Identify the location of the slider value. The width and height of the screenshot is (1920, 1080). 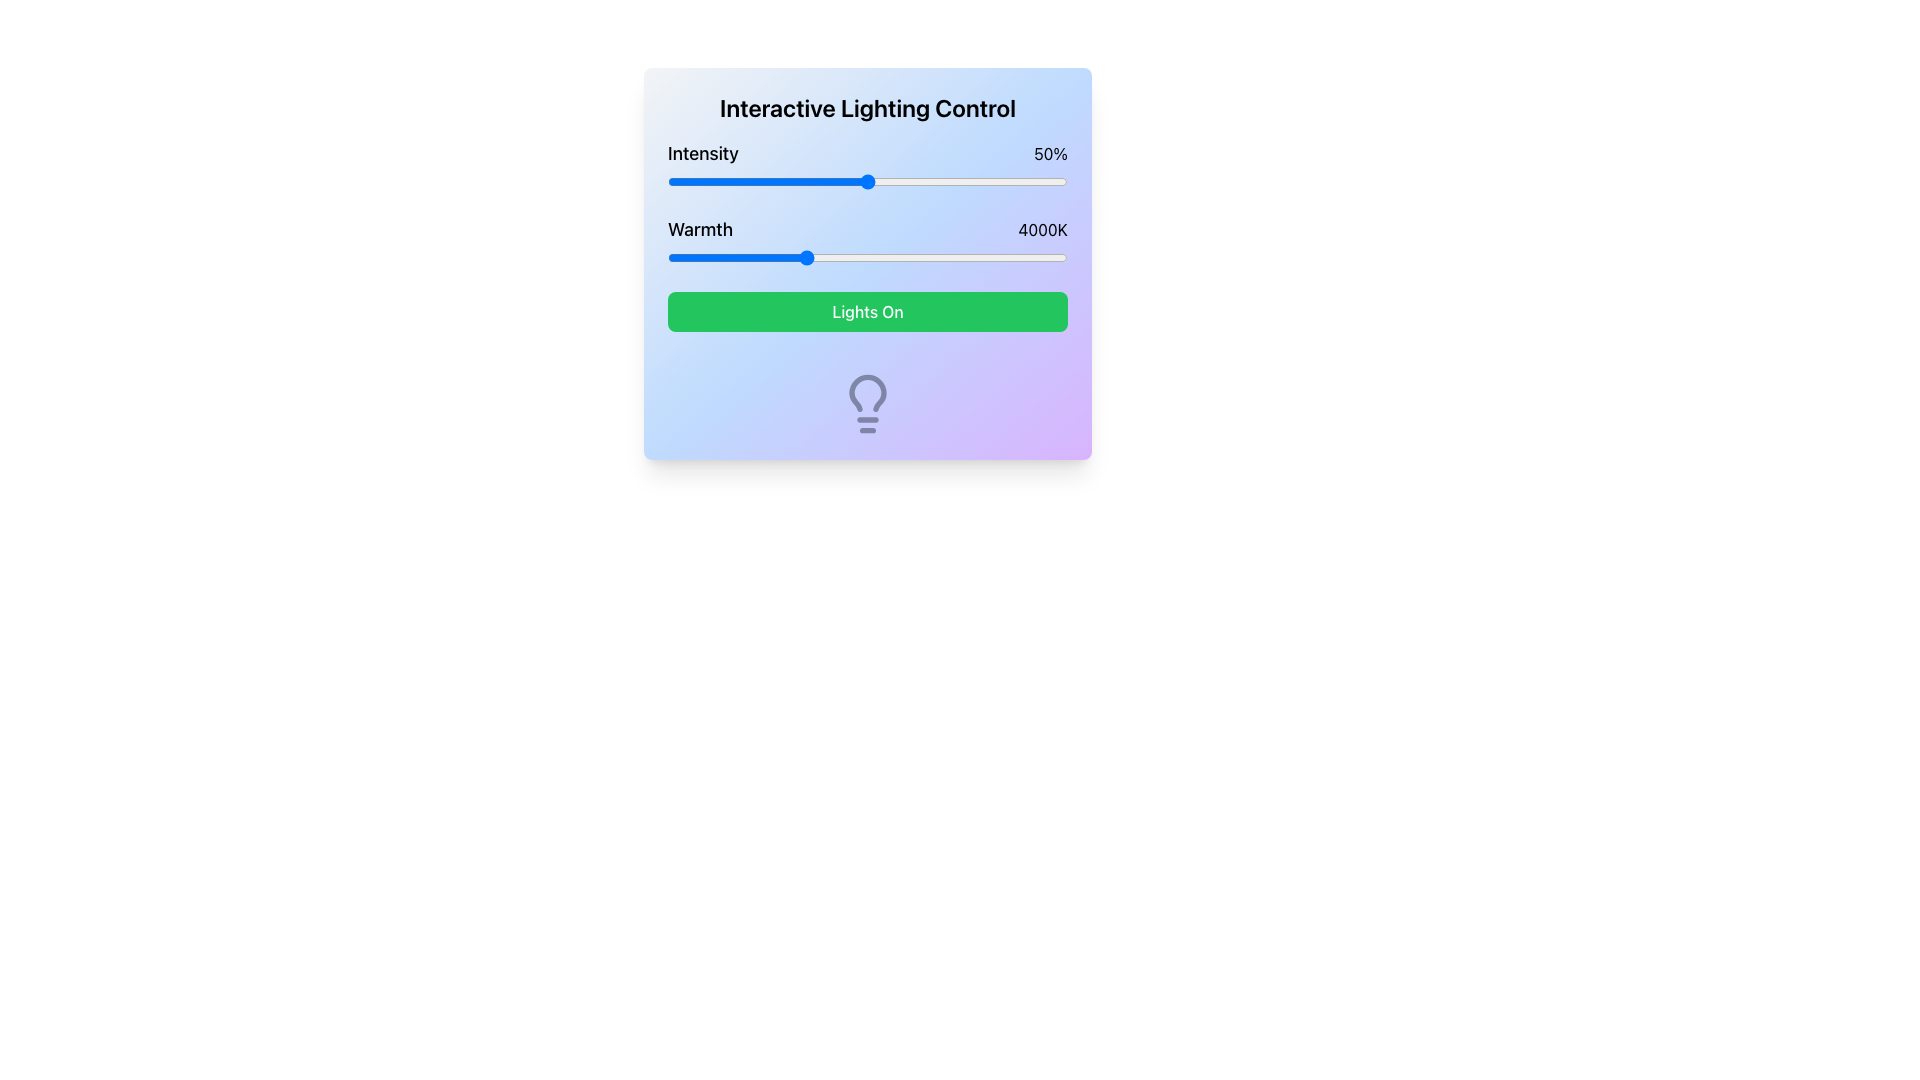
(771, 181).